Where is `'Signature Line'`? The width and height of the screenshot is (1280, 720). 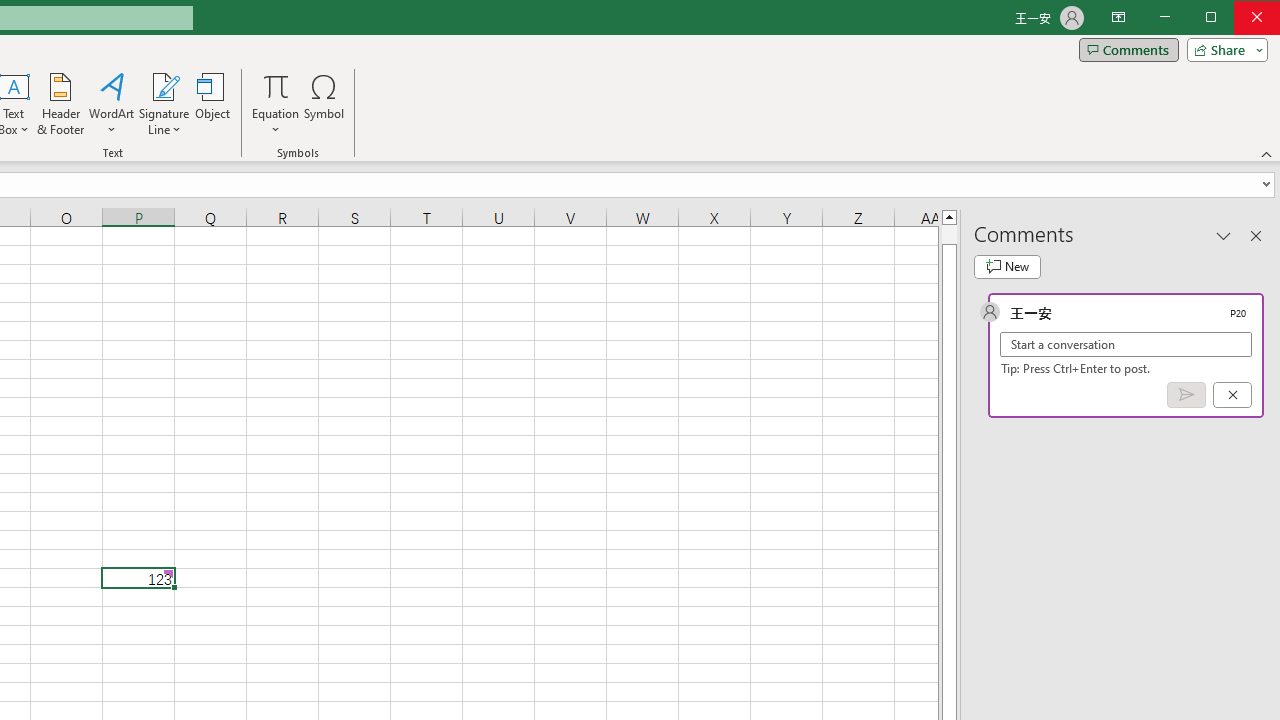 'Signature Line' is located at coordinates (164, 104).